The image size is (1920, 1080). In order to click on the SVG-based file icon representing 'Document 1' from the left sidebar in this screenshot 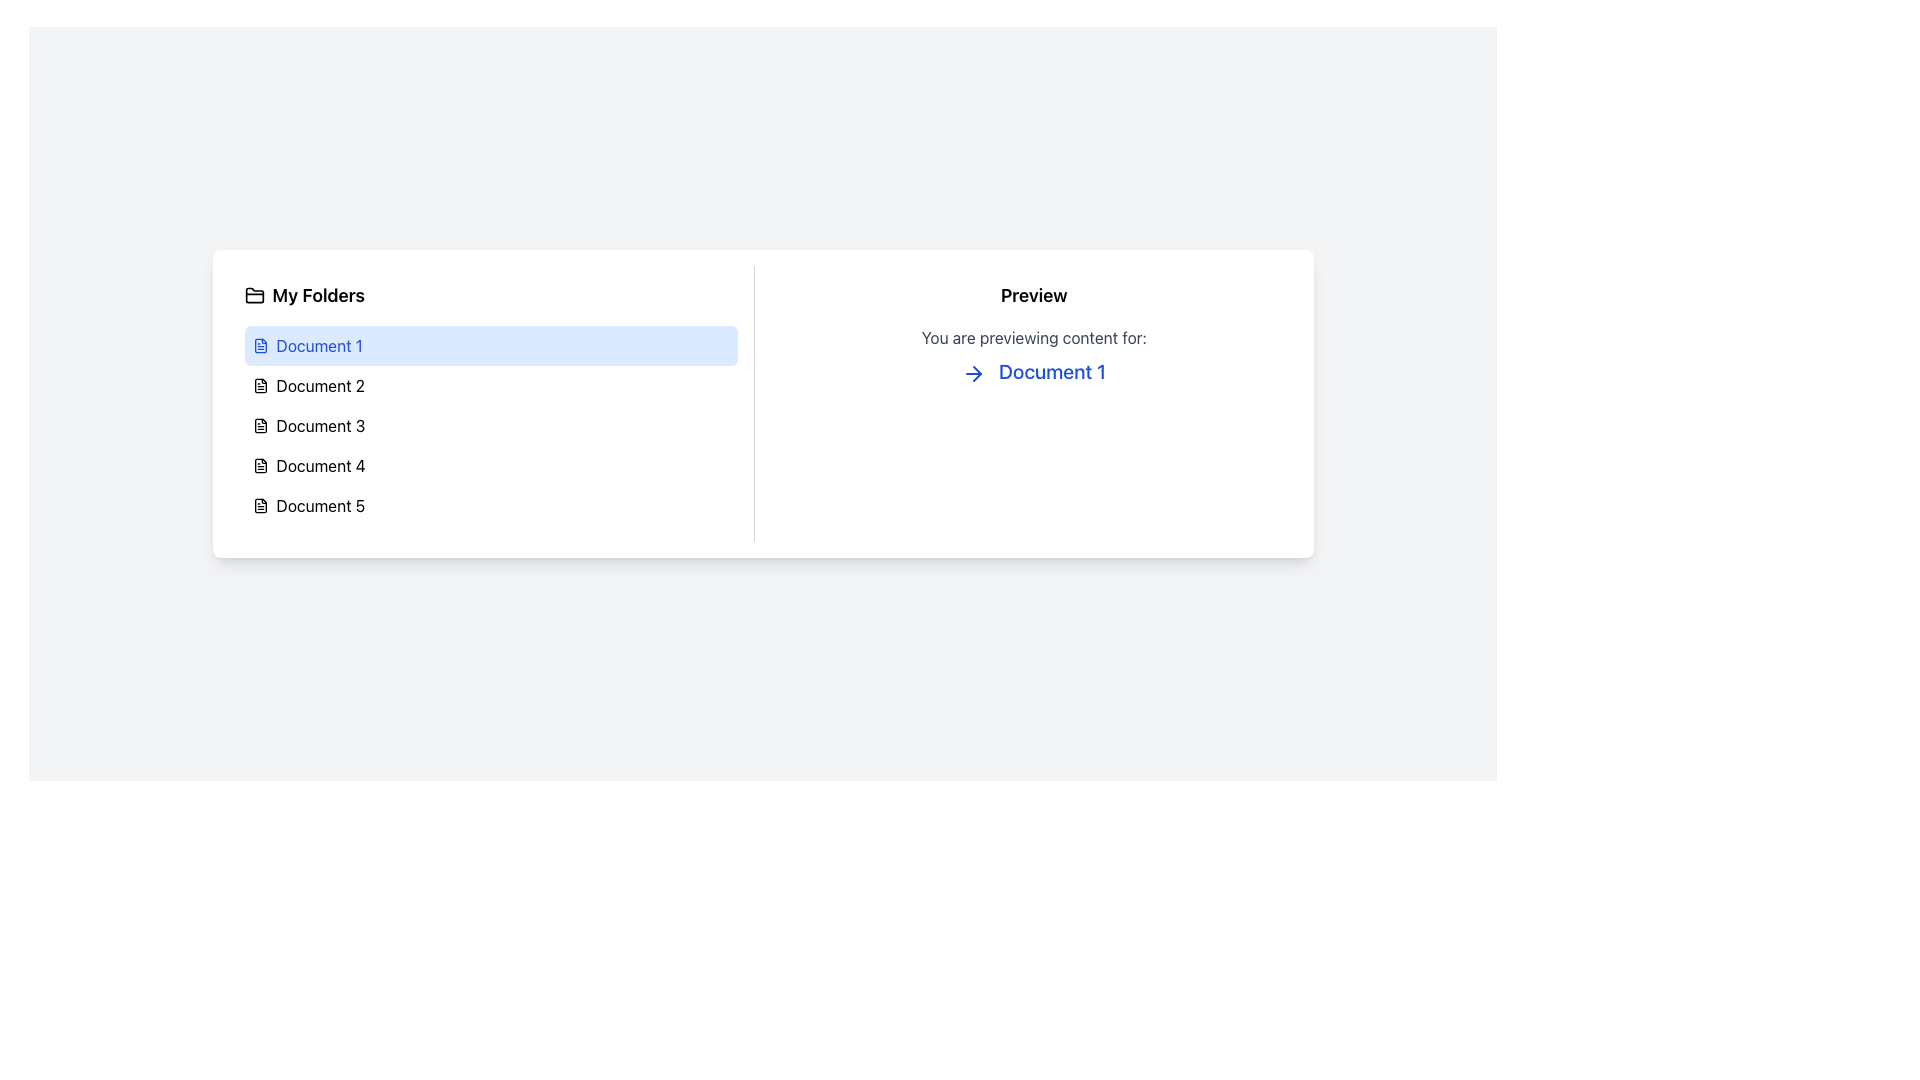, I will do `click(259, 345)`.